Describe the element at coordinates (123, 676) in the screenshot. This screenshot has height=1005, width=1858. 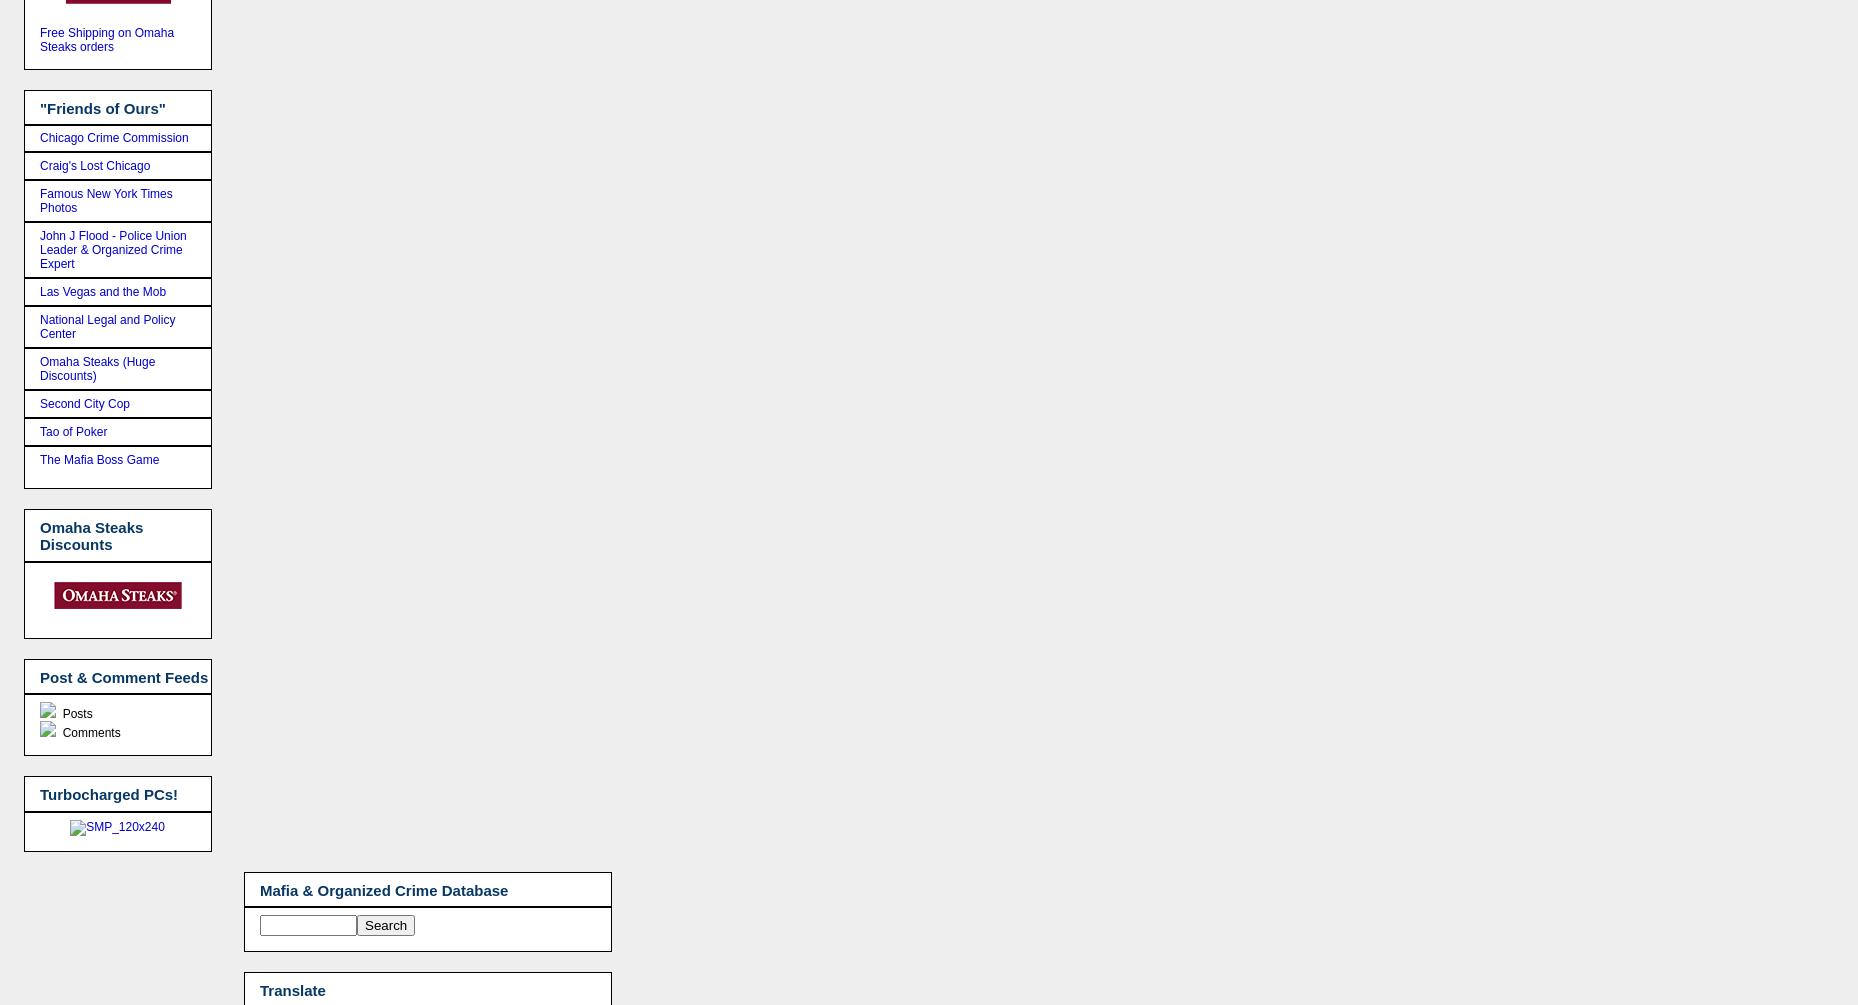
I see `'Post & Comment Feeds'` at that location.